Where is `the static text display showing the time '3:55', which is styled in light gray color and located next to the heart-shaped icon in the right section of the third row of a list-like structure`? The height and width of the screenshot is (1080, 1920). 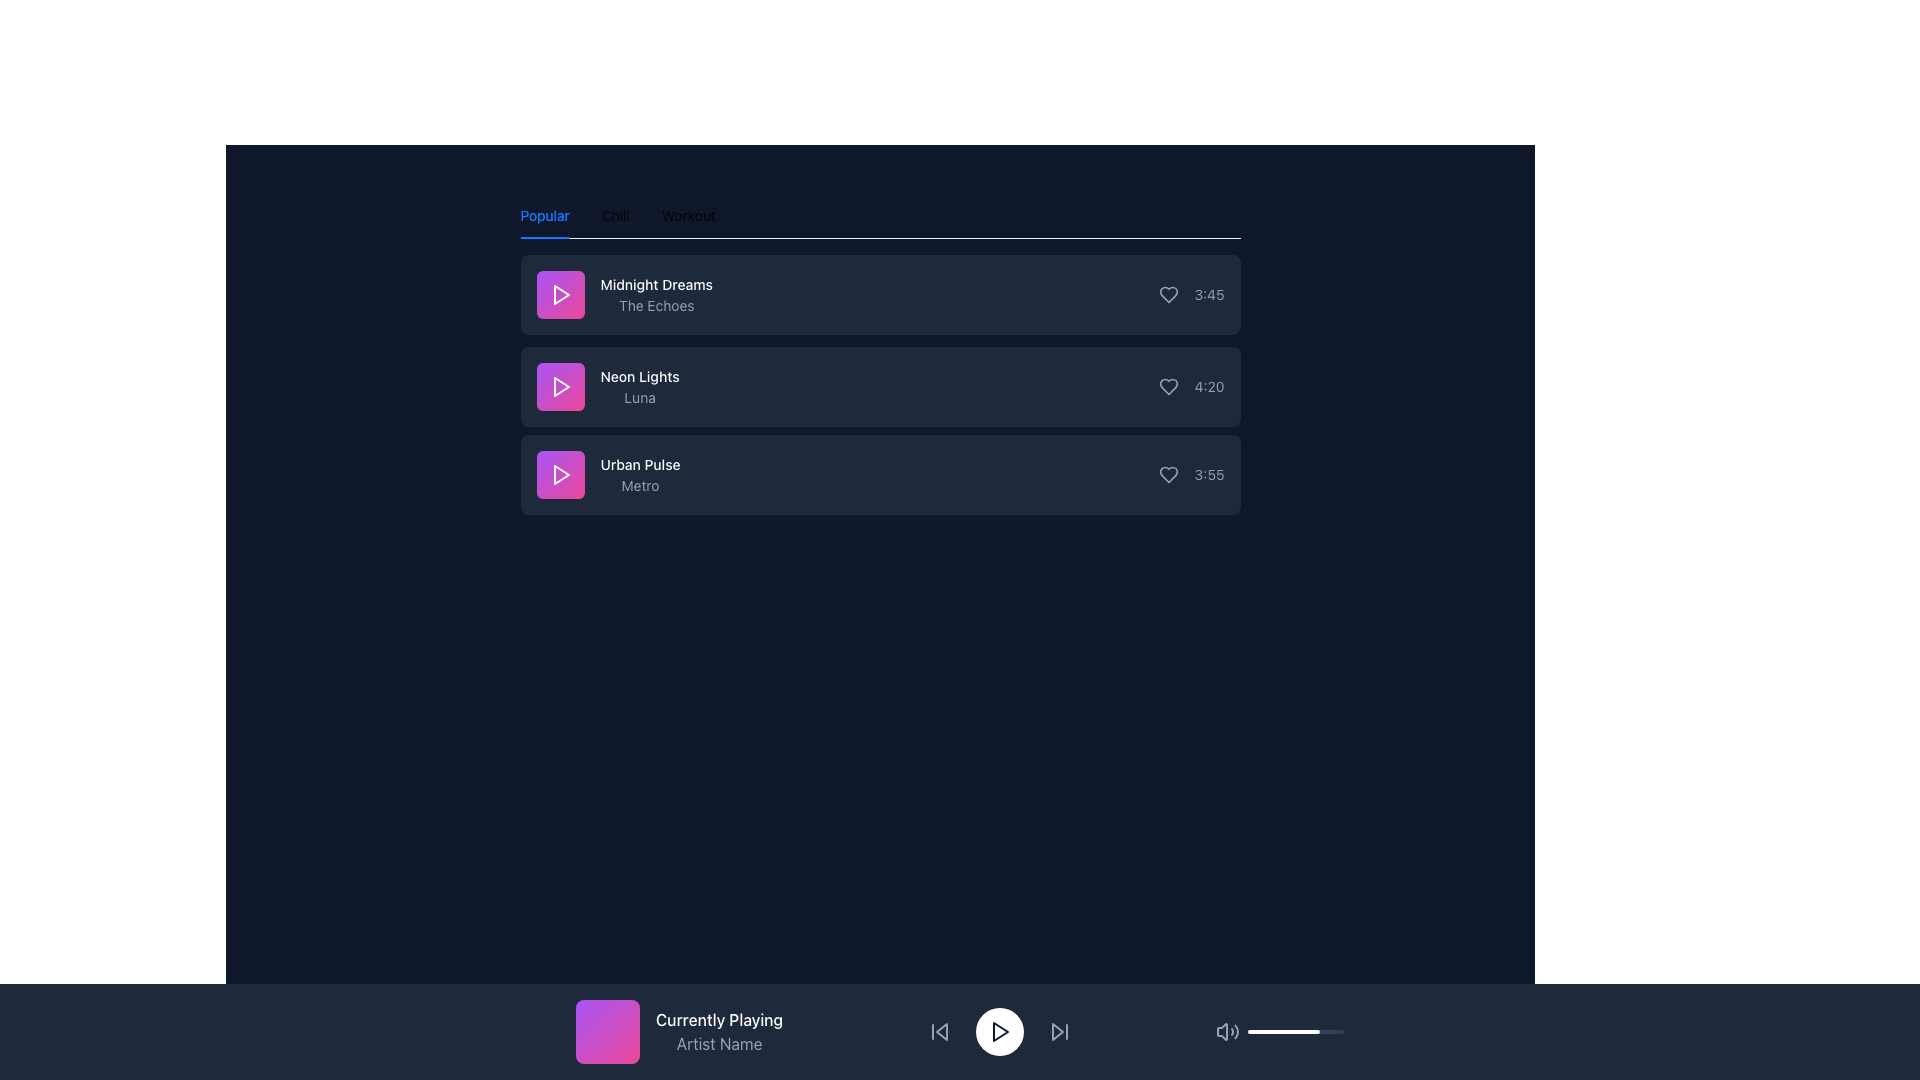
the static text display showing the time '3:55', which is styled in light gray color and located next to the heart-shaped icon in the right section of the third row of a list-like structure is located at coordinates (1191, 474).